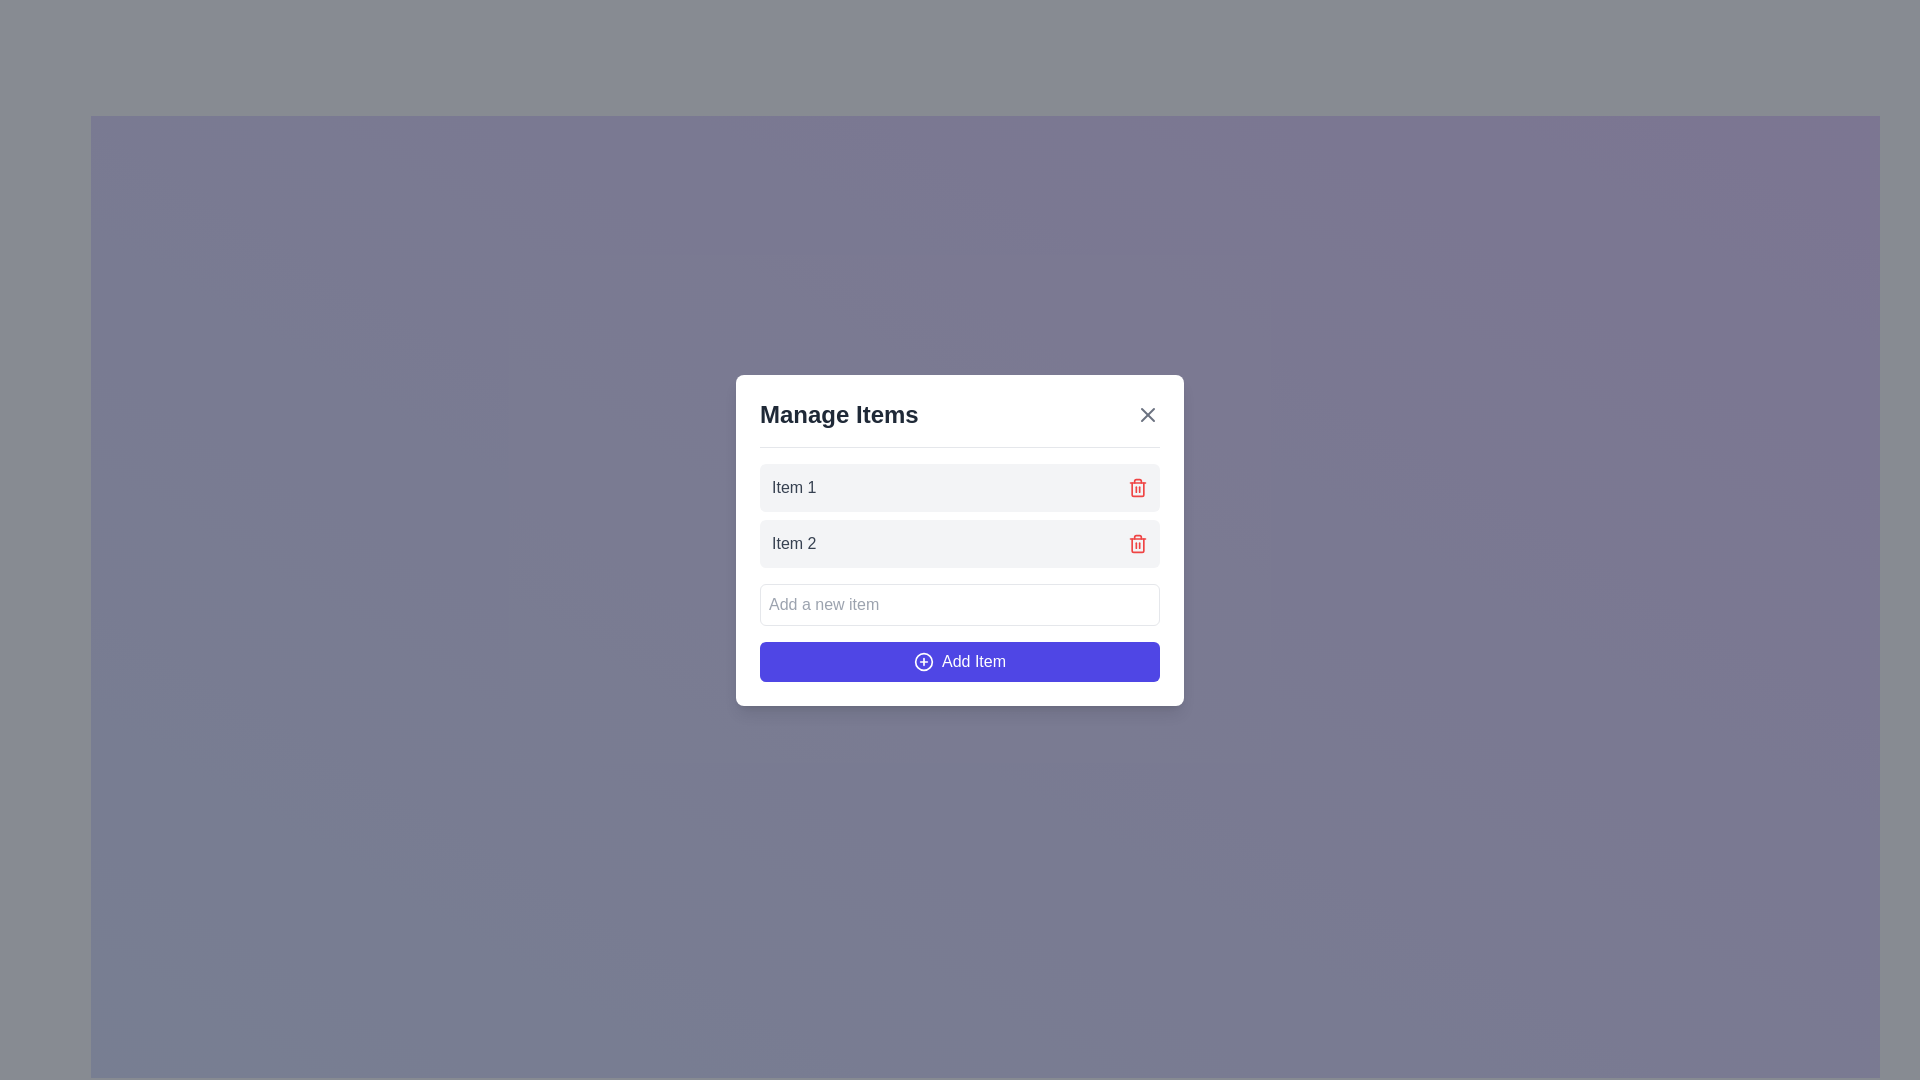  Describe the element at coordinates (1147, 413) in the screenshot. I see `the Close icon, which is represented by an SVG diagonal cross located at the top right corner of the dialog box adjacent to the 'Manage Items' title` at that location.